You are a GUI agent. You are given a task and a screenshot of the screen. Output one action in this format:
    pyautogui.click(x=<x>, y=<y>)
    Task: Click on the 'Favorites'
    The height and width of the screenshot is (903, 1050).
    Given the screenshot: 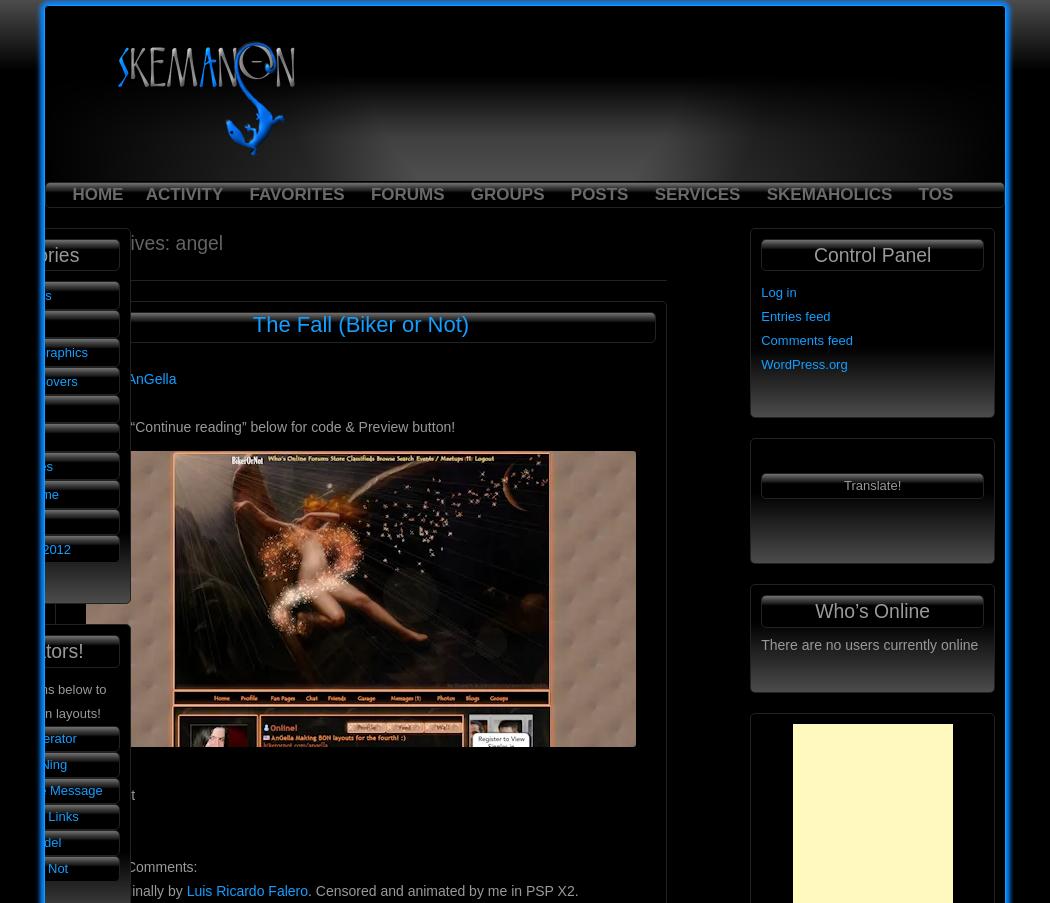 What is the action you would take?
    pyautogui.click(x=248, y=192)
    